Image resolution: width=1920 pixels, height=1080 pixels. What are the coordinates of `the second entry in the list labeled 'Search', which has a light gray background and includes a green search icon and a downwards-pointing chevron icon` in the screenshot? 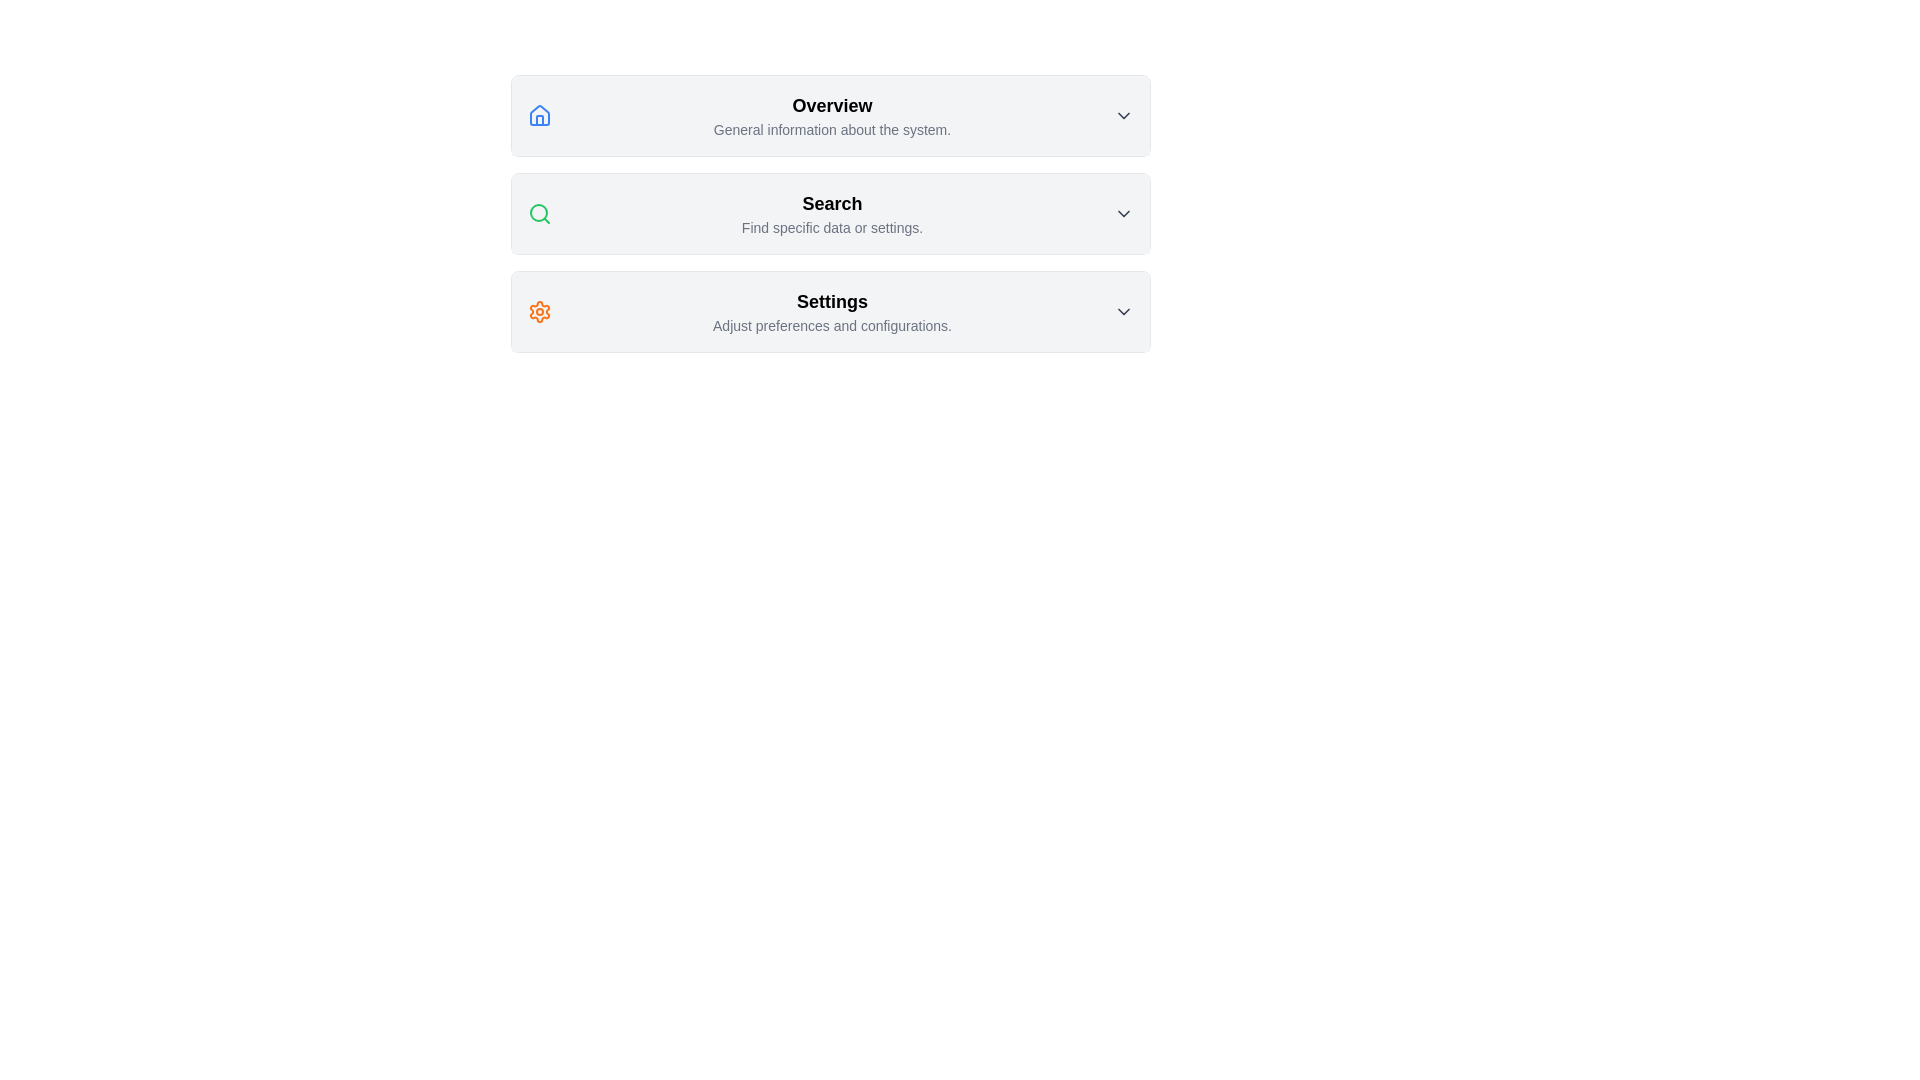 It's located at (830, 213).